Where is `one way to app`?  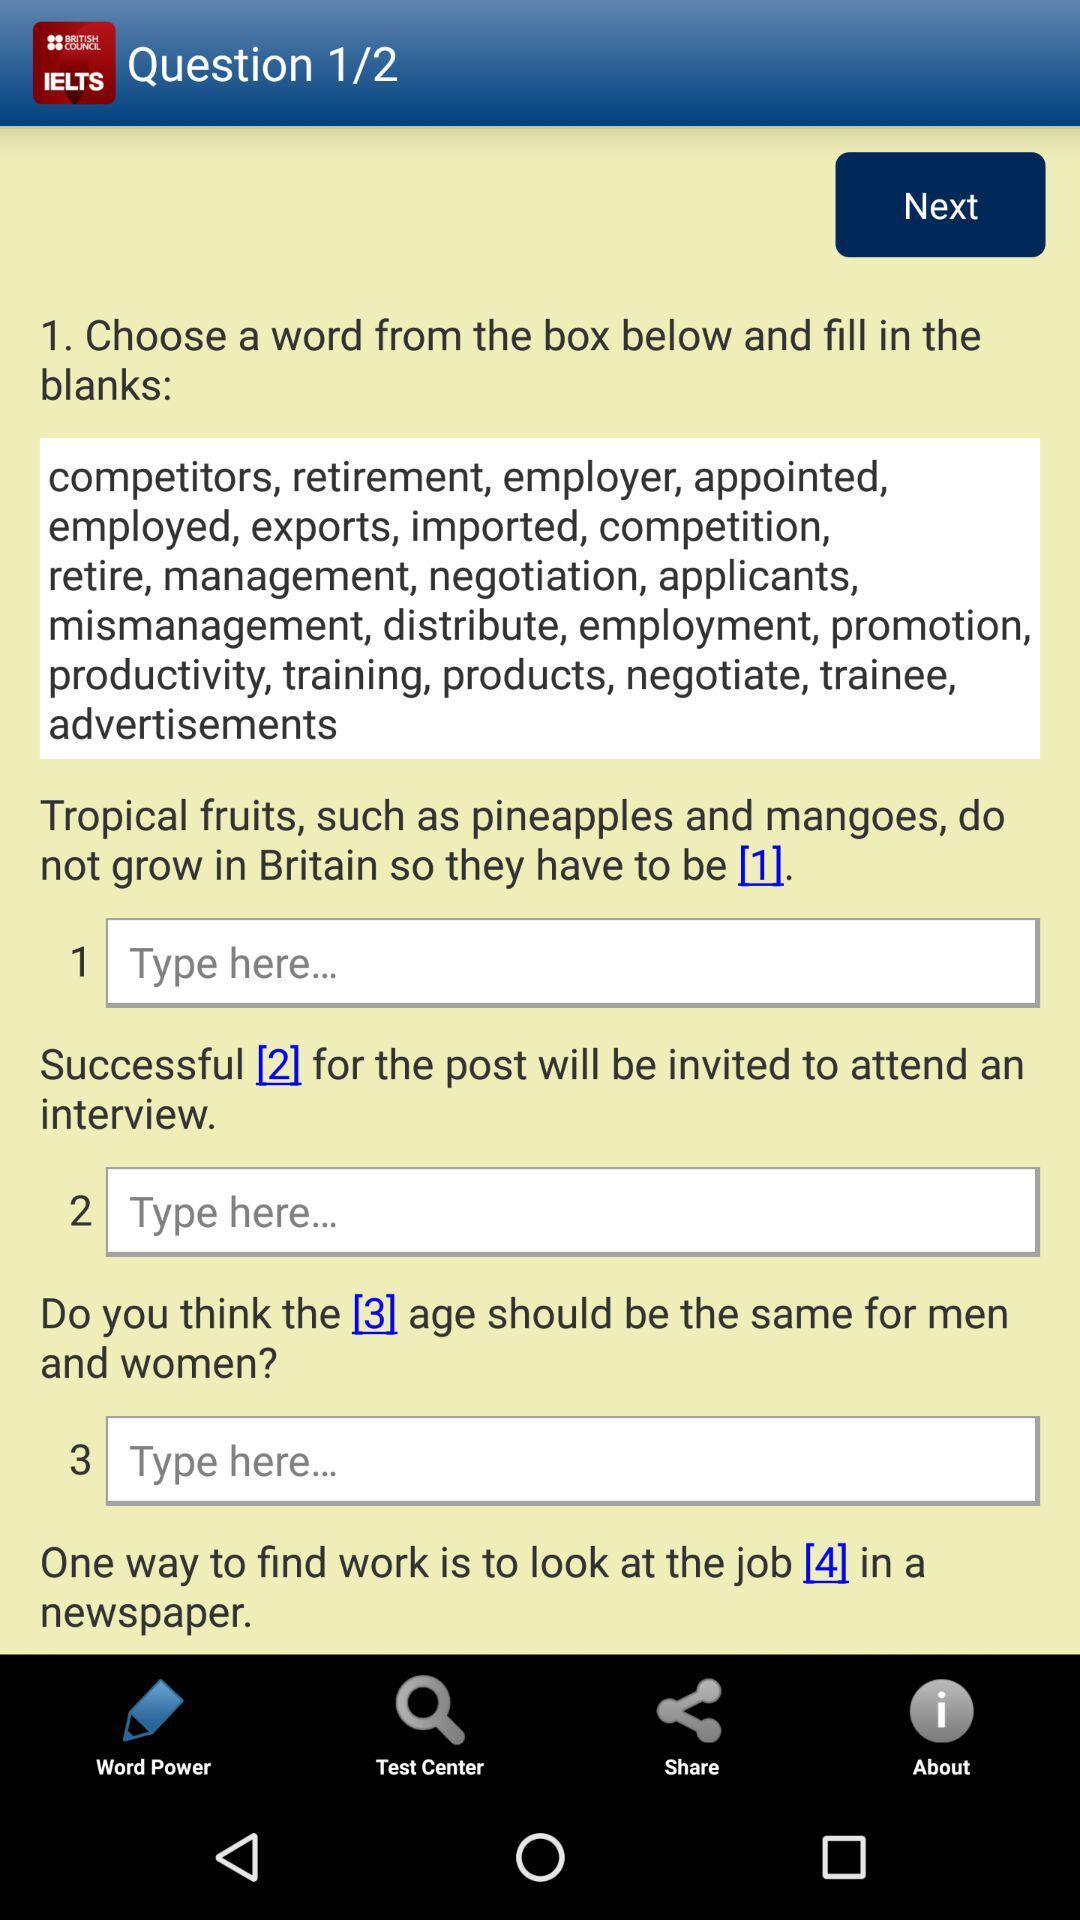
one way to app is located at coordinates (540, 1584).